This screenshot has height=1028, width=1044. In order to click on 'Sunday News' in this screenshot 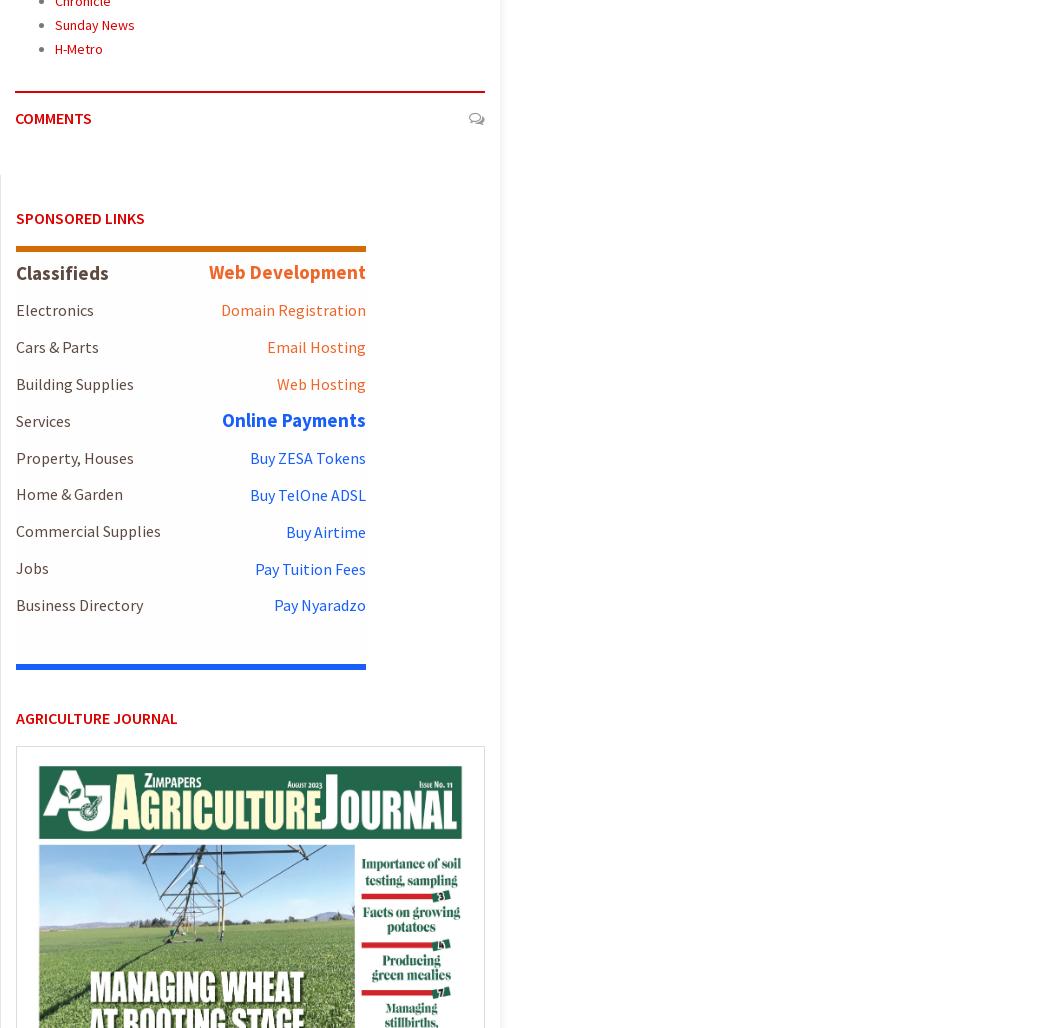, I will do `click(95, 24)`.